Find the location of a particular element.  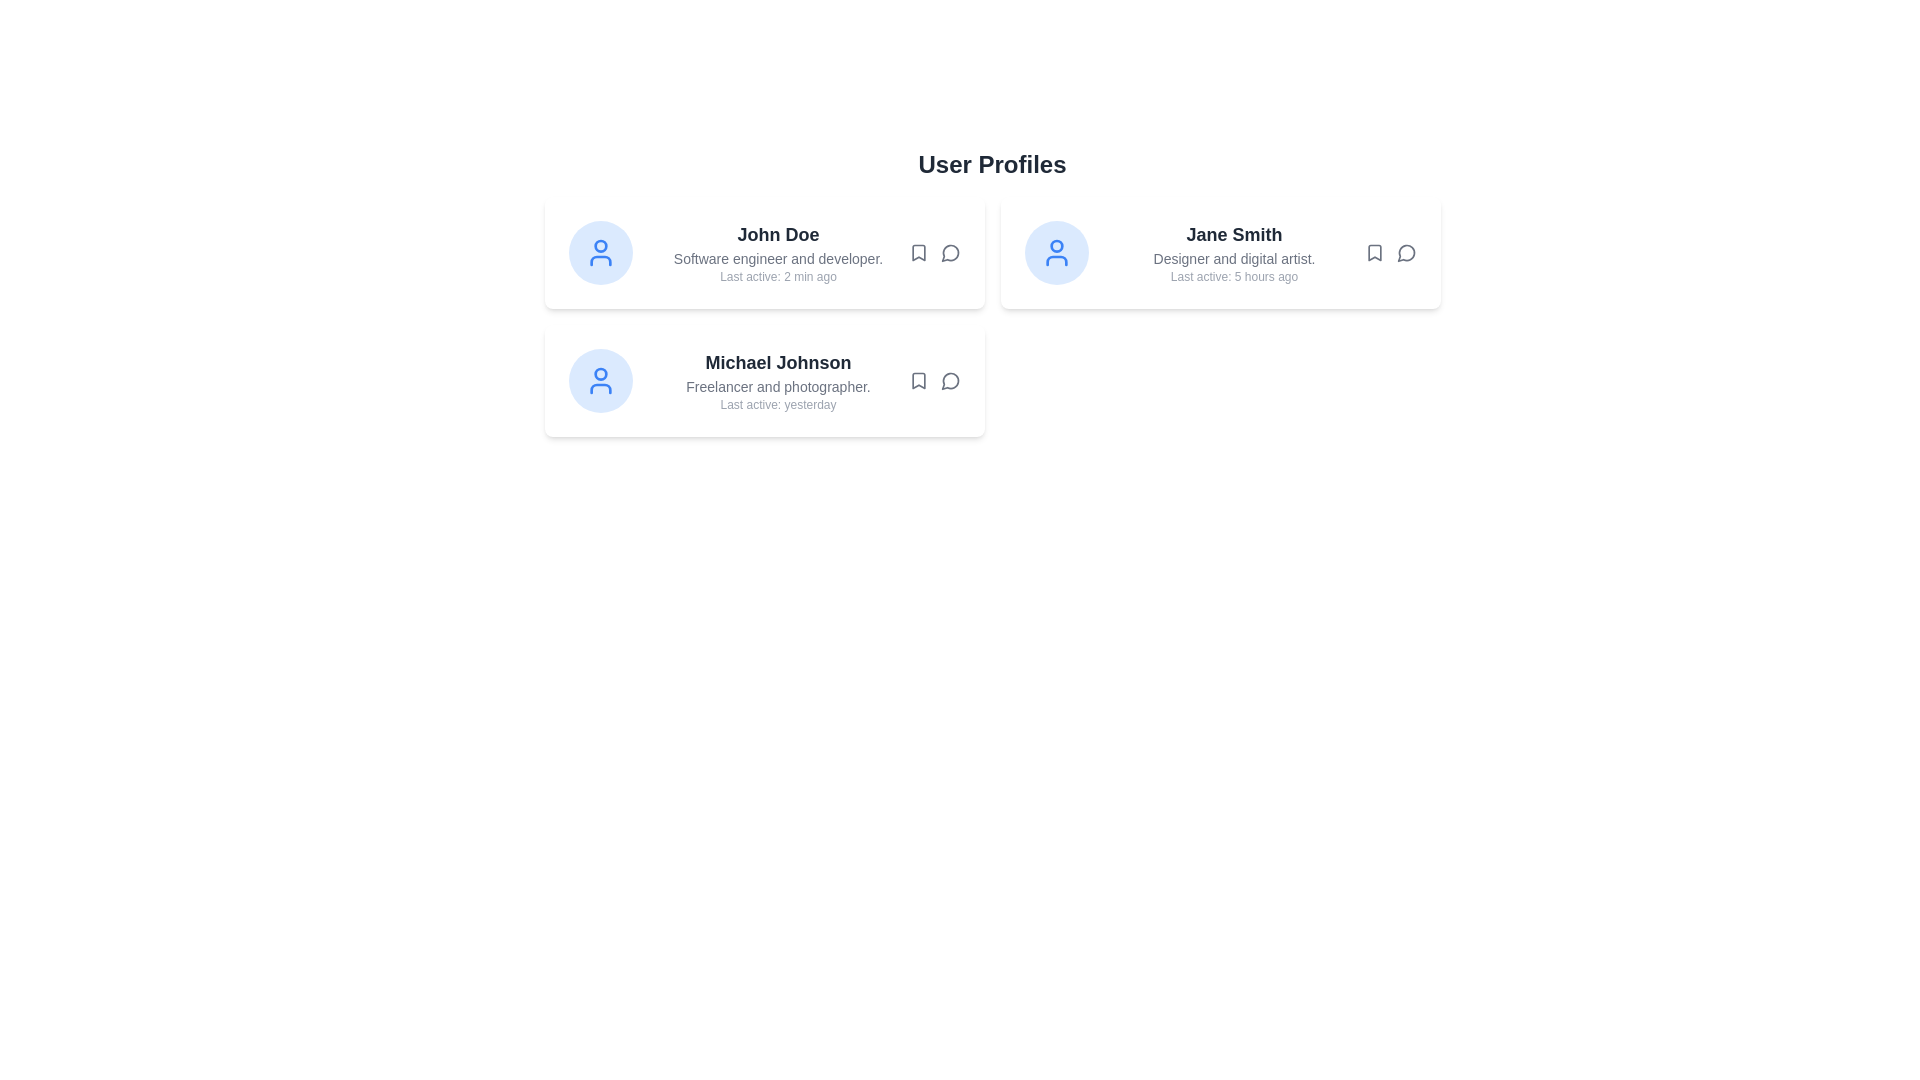

the bookmark icon located at the top-right corner of the card representing 'Michael Johnson' is located at coordinates (917, 381).